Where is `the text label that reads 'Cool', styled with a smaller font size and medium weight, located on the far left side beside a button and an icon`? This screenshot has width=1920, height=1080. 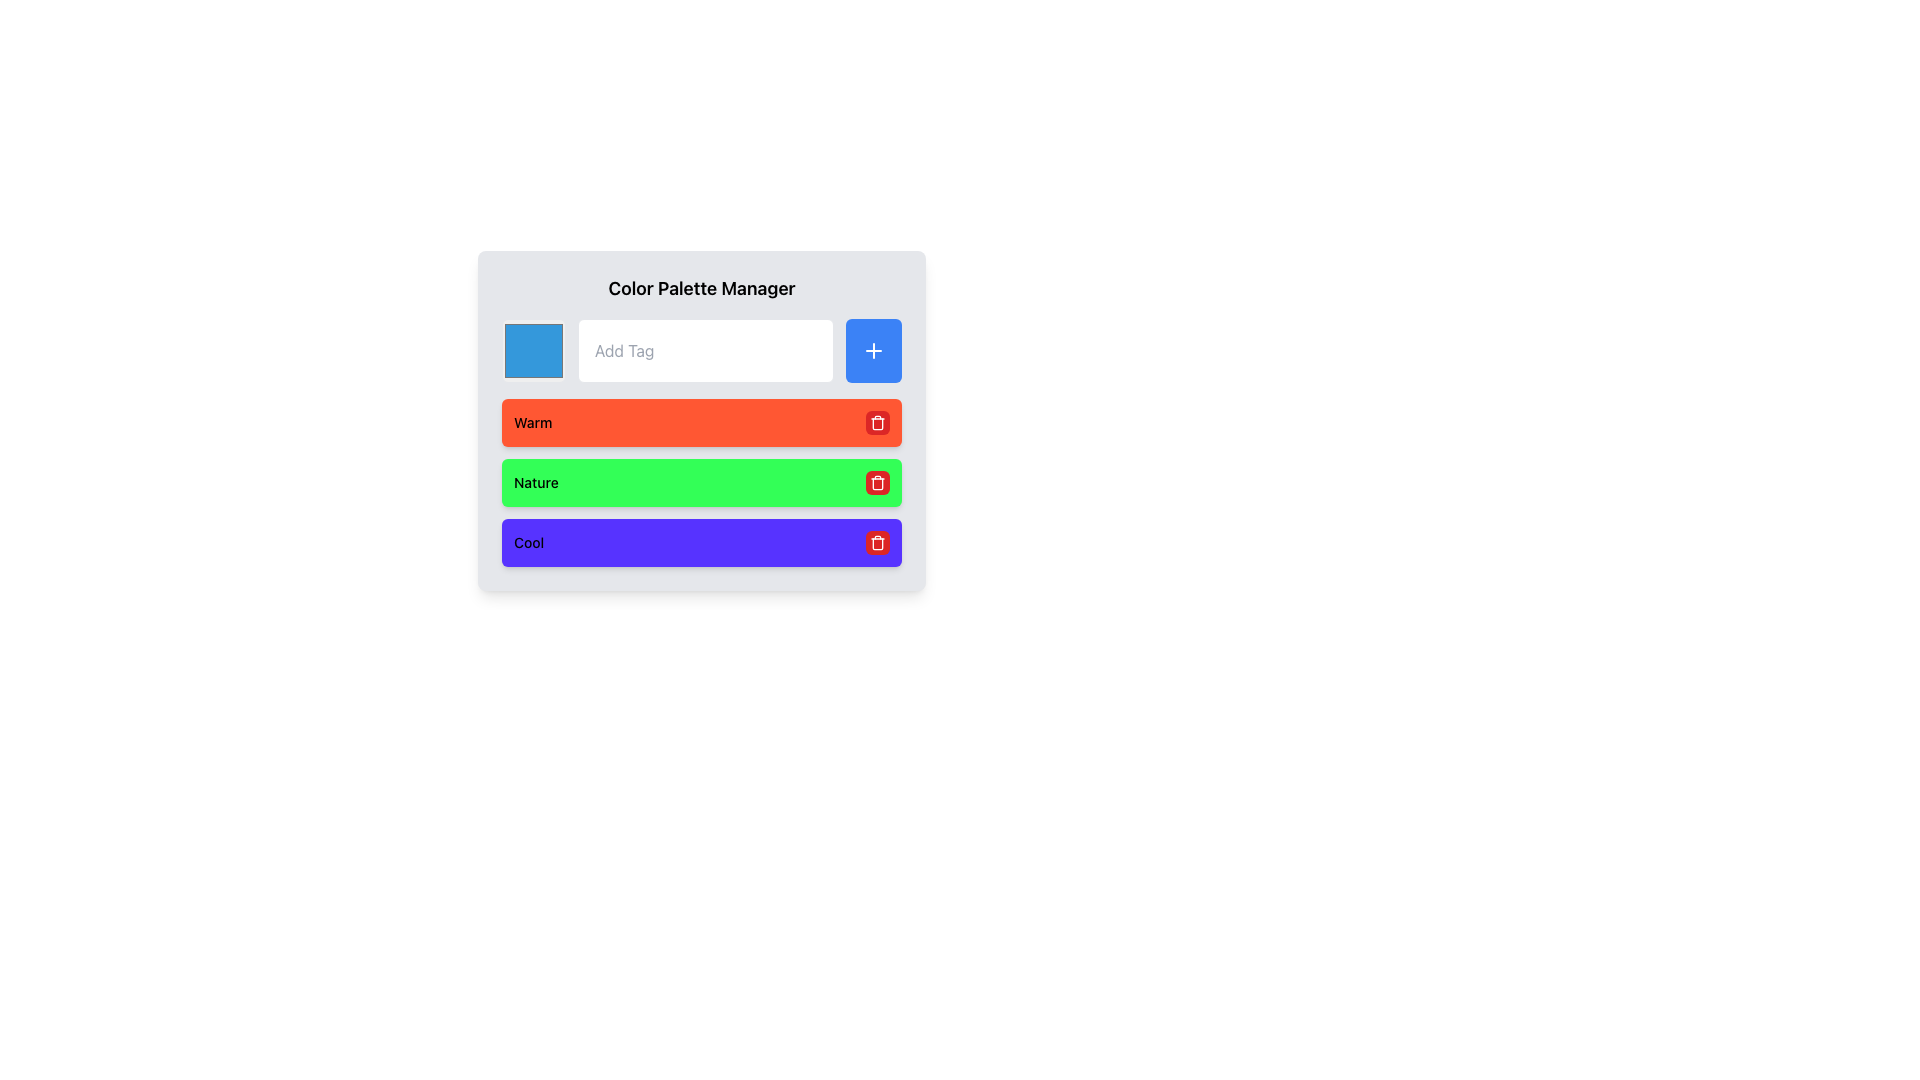
the text label that reads 'Cool', styled with a smaller font size and medium weight, located on the far left side beside a button and an icon is located at coordinates (528, 543).